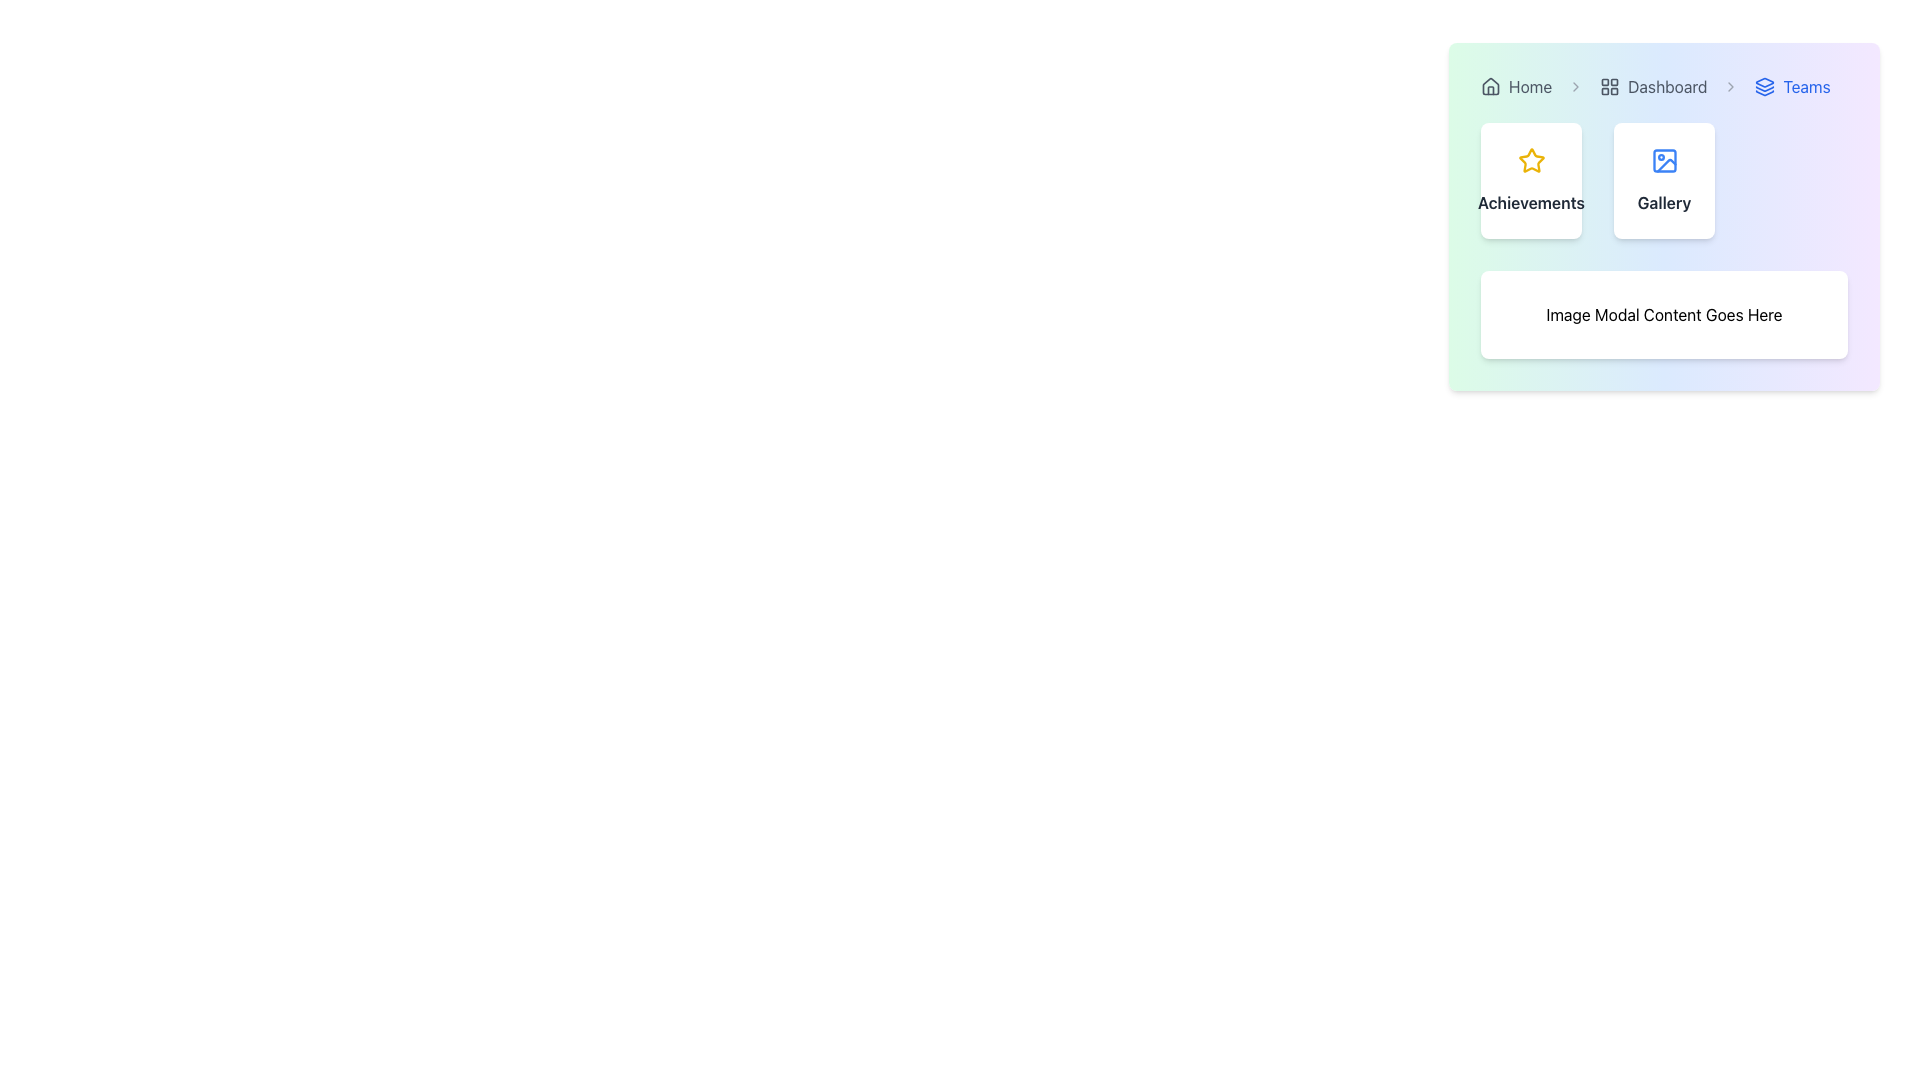 This screenshot has height=1080, width=1920. I want to click on the blue icon resembling stacked sheets in the breadcrumb navigation bar, located immediately to the left of the 'Teams' text, so click(1765, 86).